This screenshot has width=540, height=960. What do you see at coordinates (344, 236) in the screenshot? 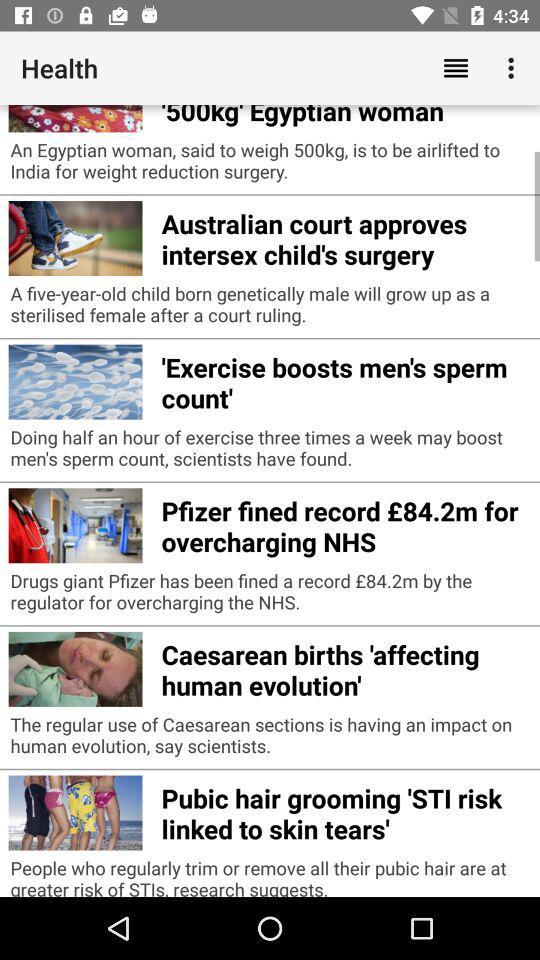
I see `icon above the a five year icon` at bounding box center [344, 236].